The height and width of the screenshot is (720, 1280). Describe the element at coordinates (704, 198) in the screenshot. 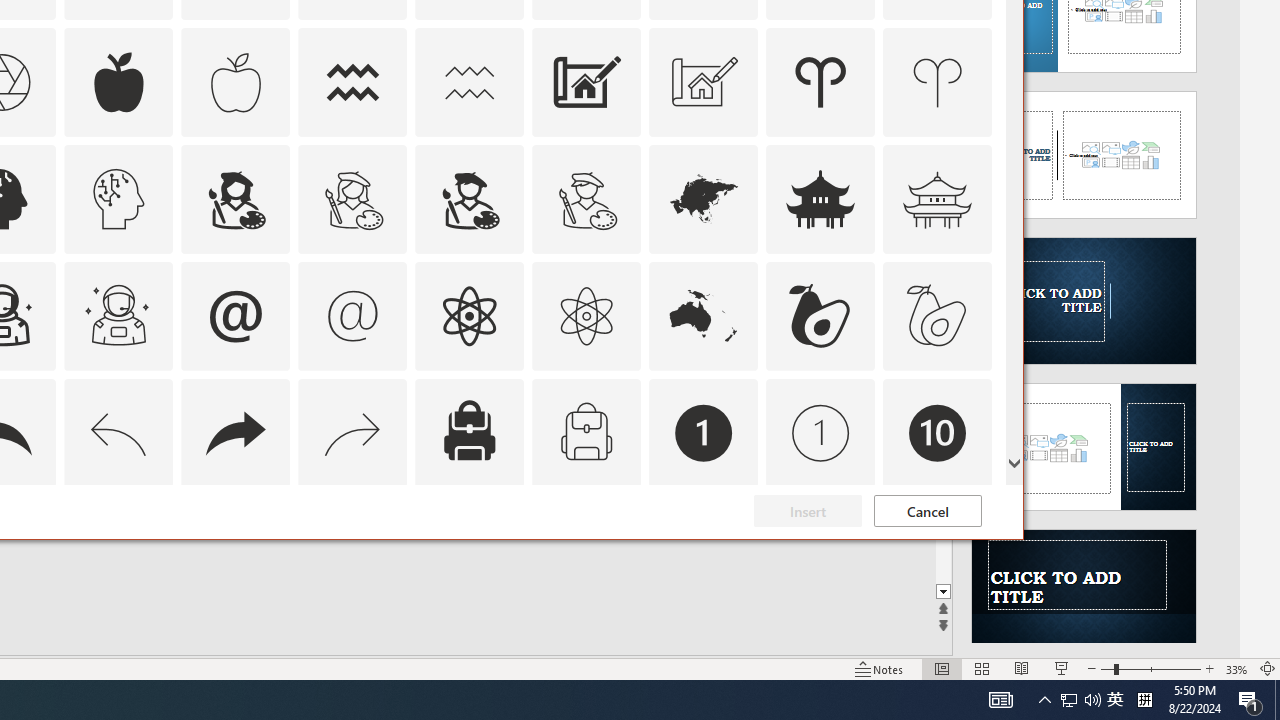

I see `'AutomationID: Icons_Asia'` at that location.